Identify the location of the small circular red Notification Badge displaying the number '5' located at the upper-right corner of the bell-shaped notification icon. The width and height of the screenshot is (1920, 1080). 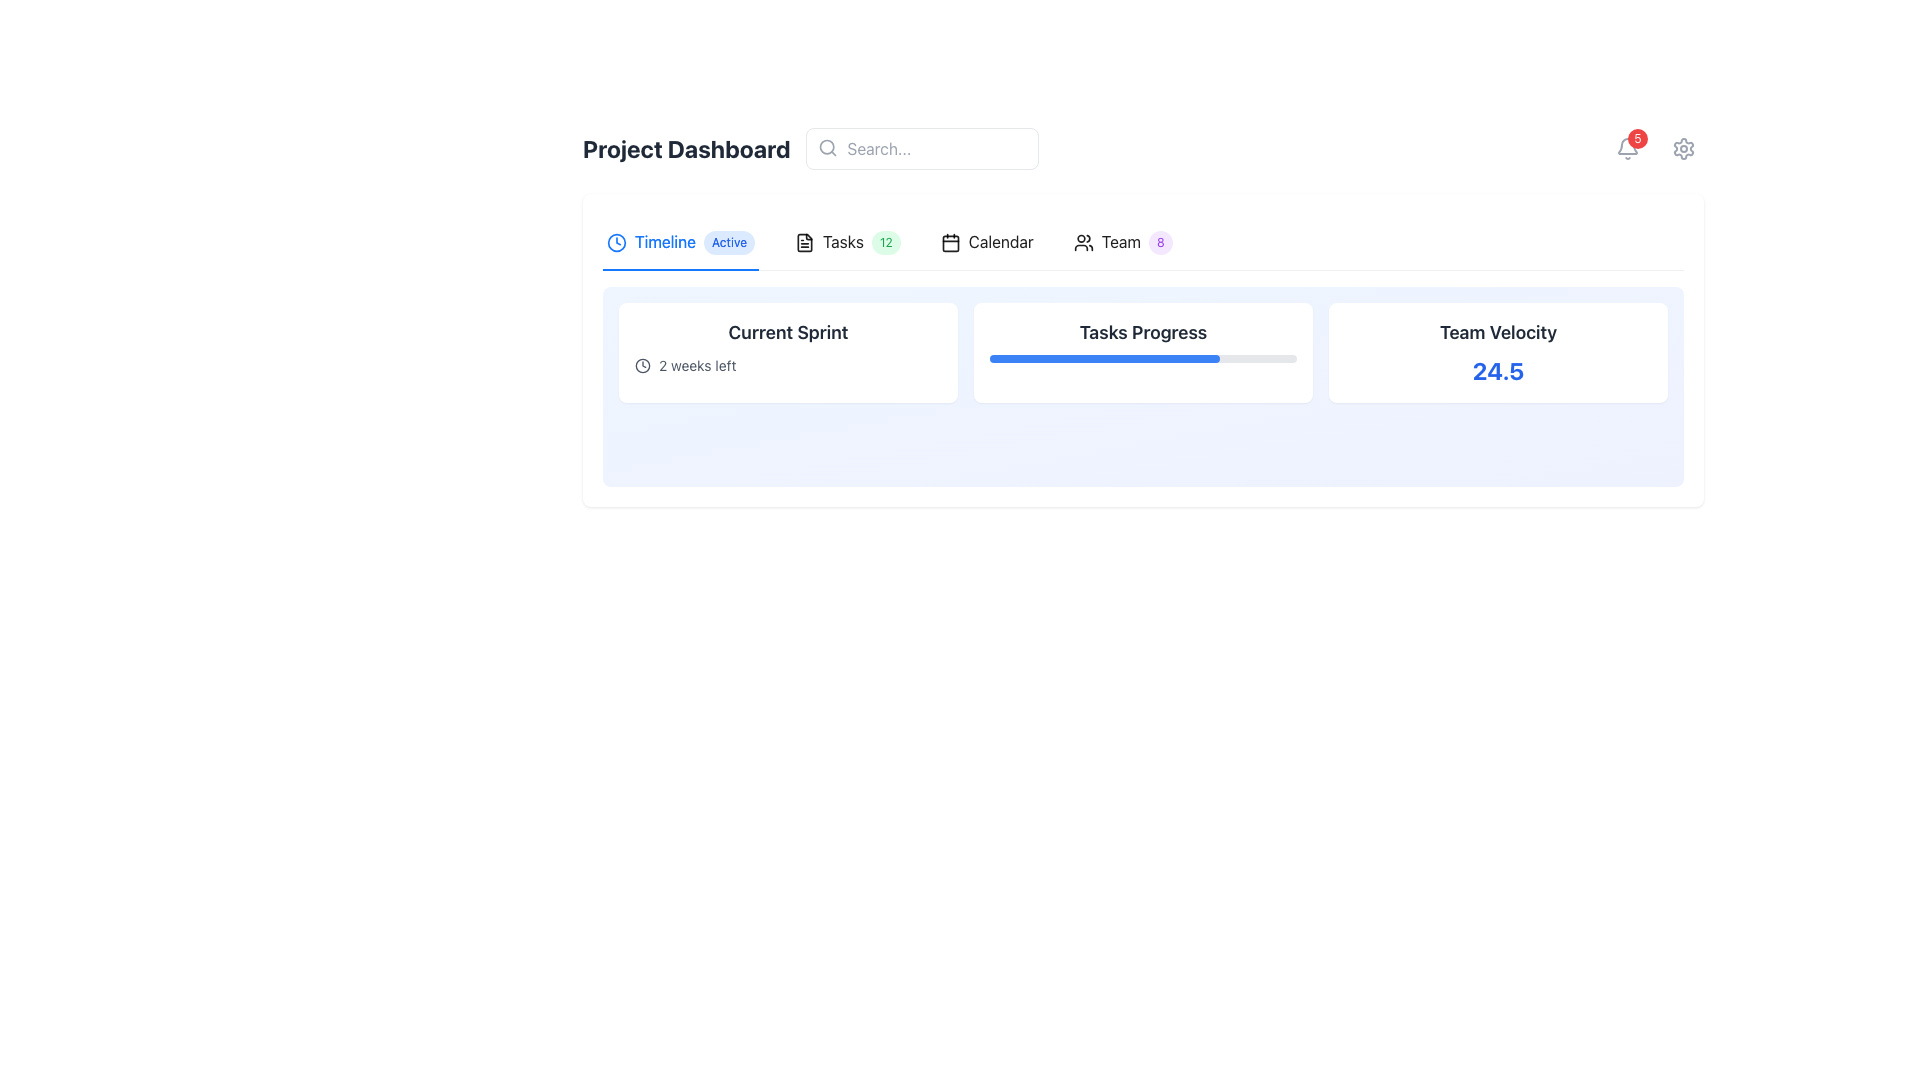
(1637, 137).